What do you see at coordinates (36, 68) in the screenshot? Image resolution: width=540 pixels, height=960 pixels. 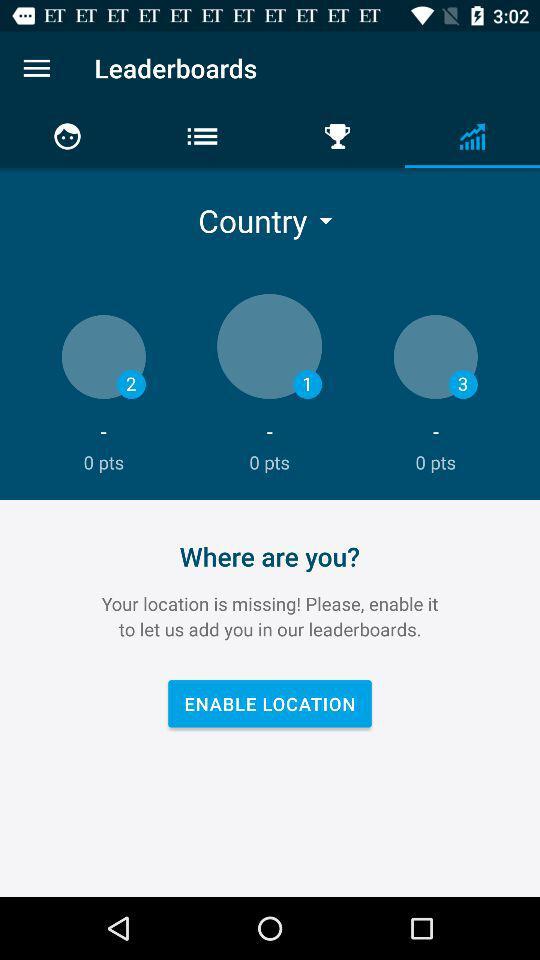 I see `options` at bounding box center [36, 68].